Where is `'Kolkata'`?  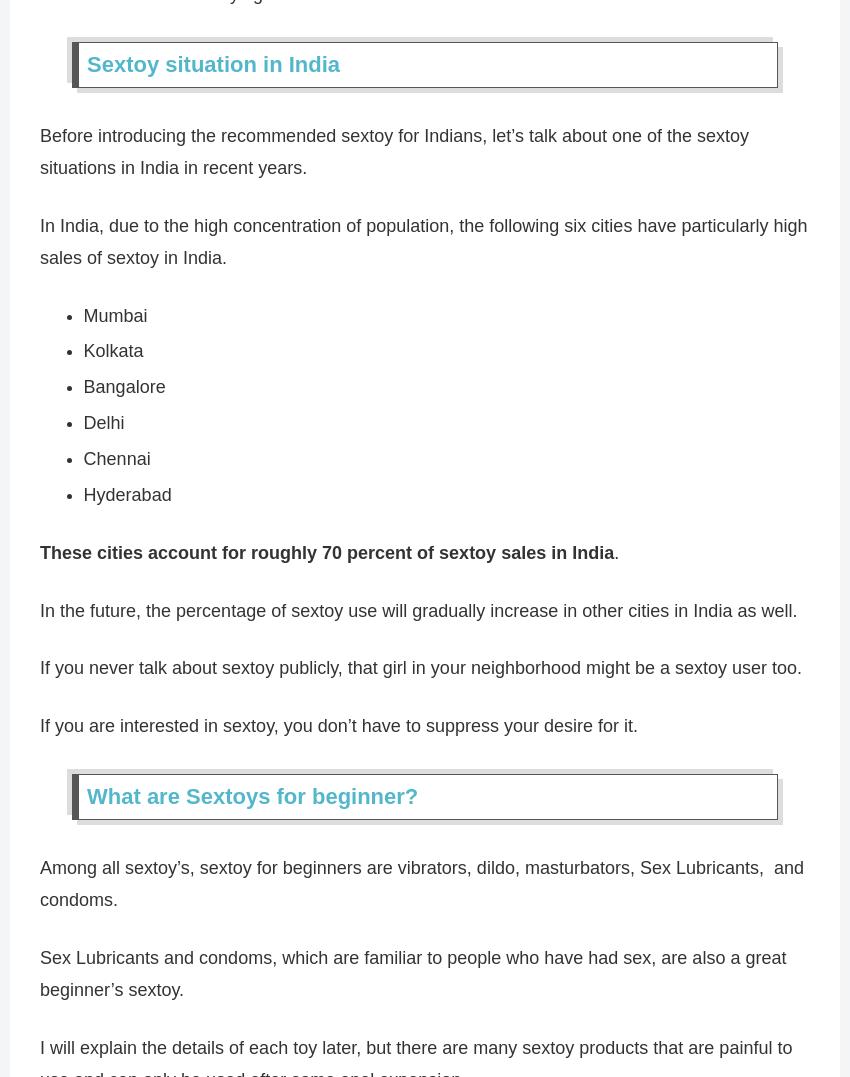
'Kolkata' is located at coordinates (111, 349).